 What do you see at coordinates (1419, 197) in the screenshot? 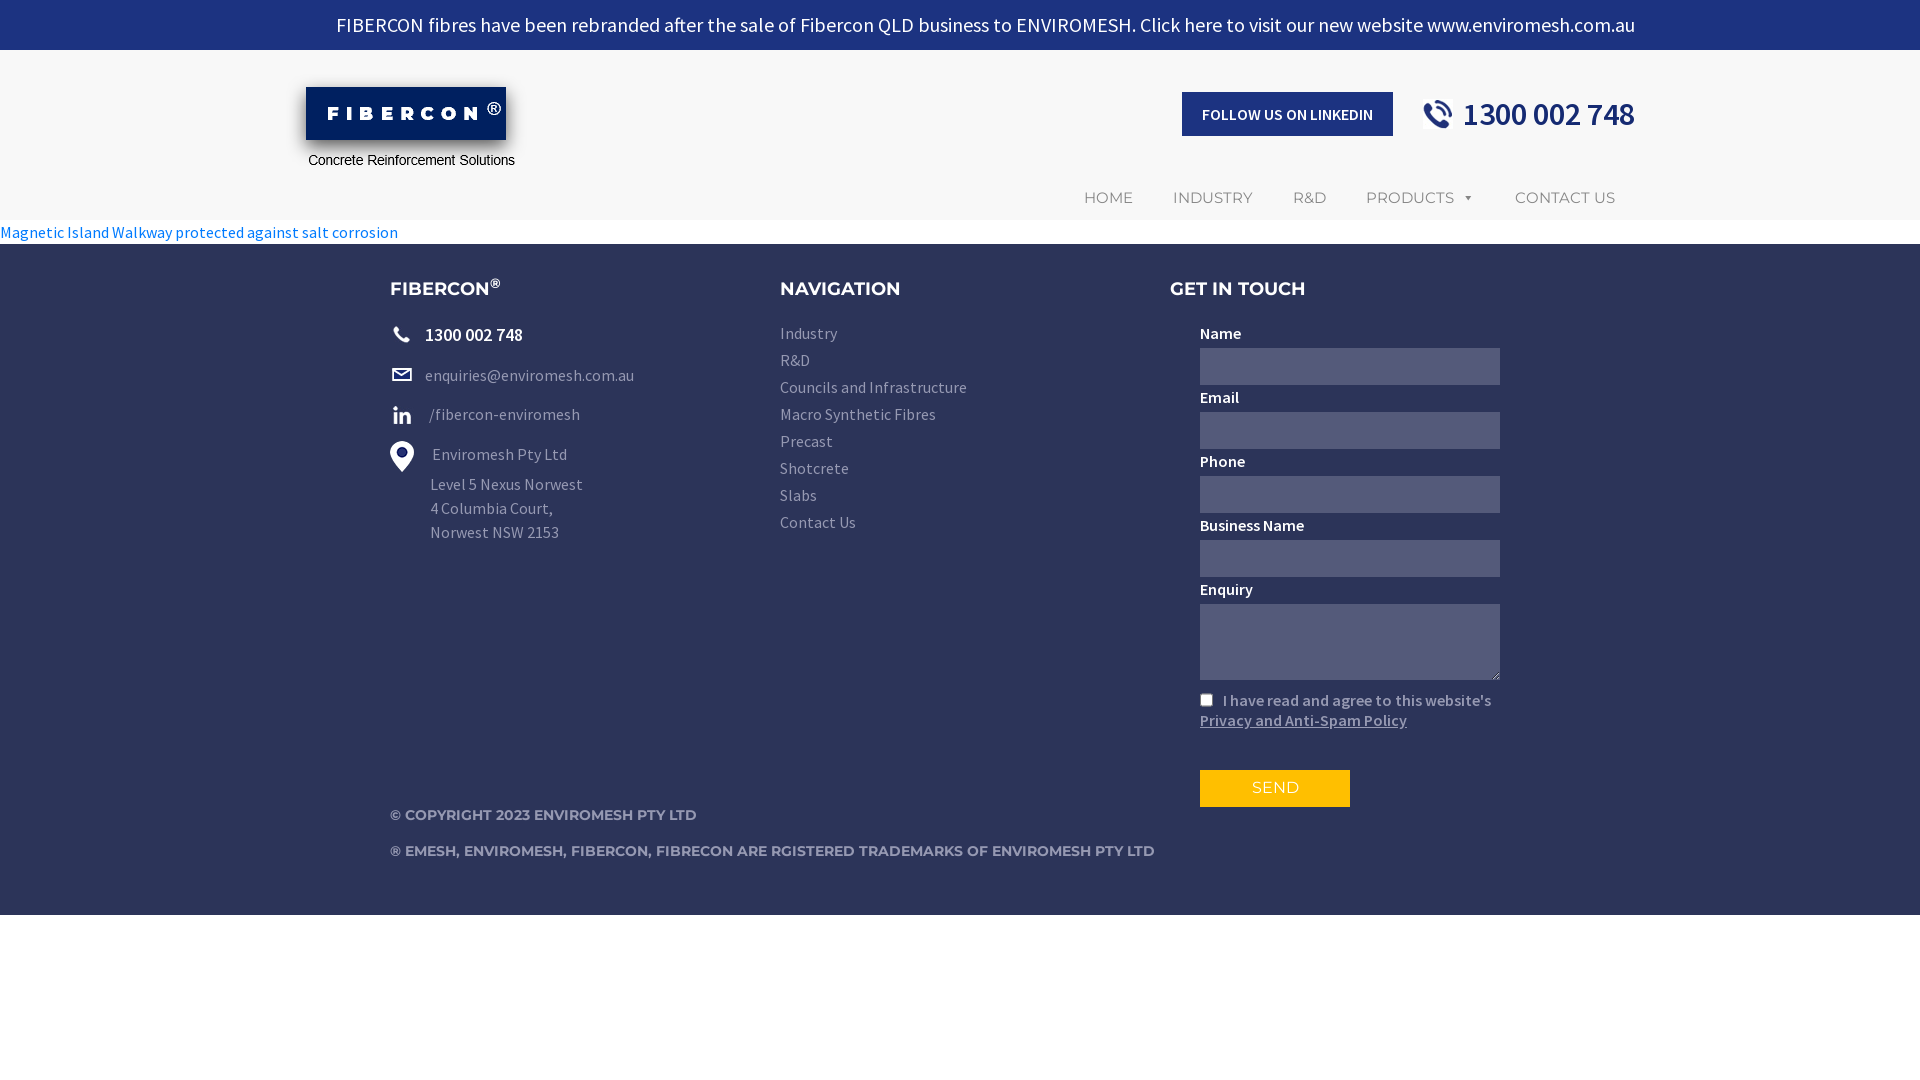
I see `'PRODUCTS'` at bounding box center [1419, 197].